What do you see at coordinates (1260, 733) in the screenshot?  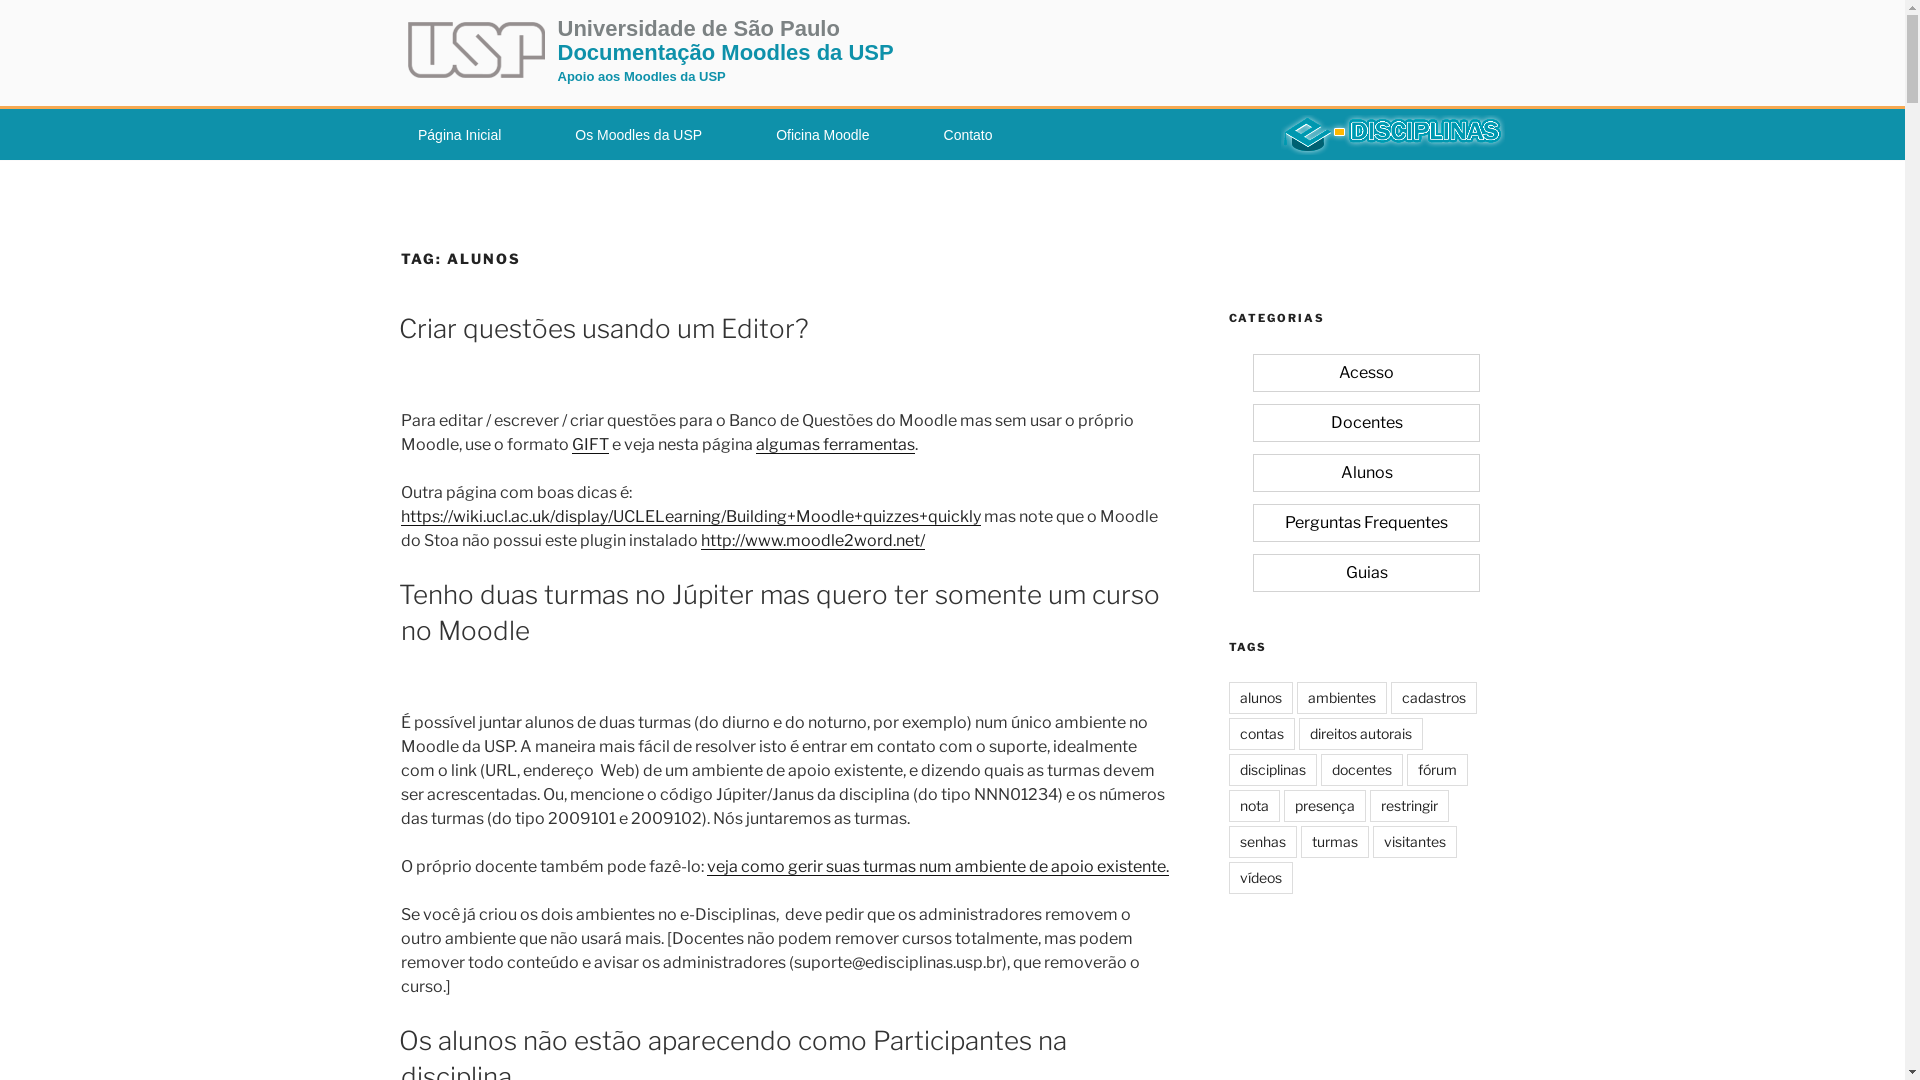 I see `'contas'` at bounding box center [1260, 733].